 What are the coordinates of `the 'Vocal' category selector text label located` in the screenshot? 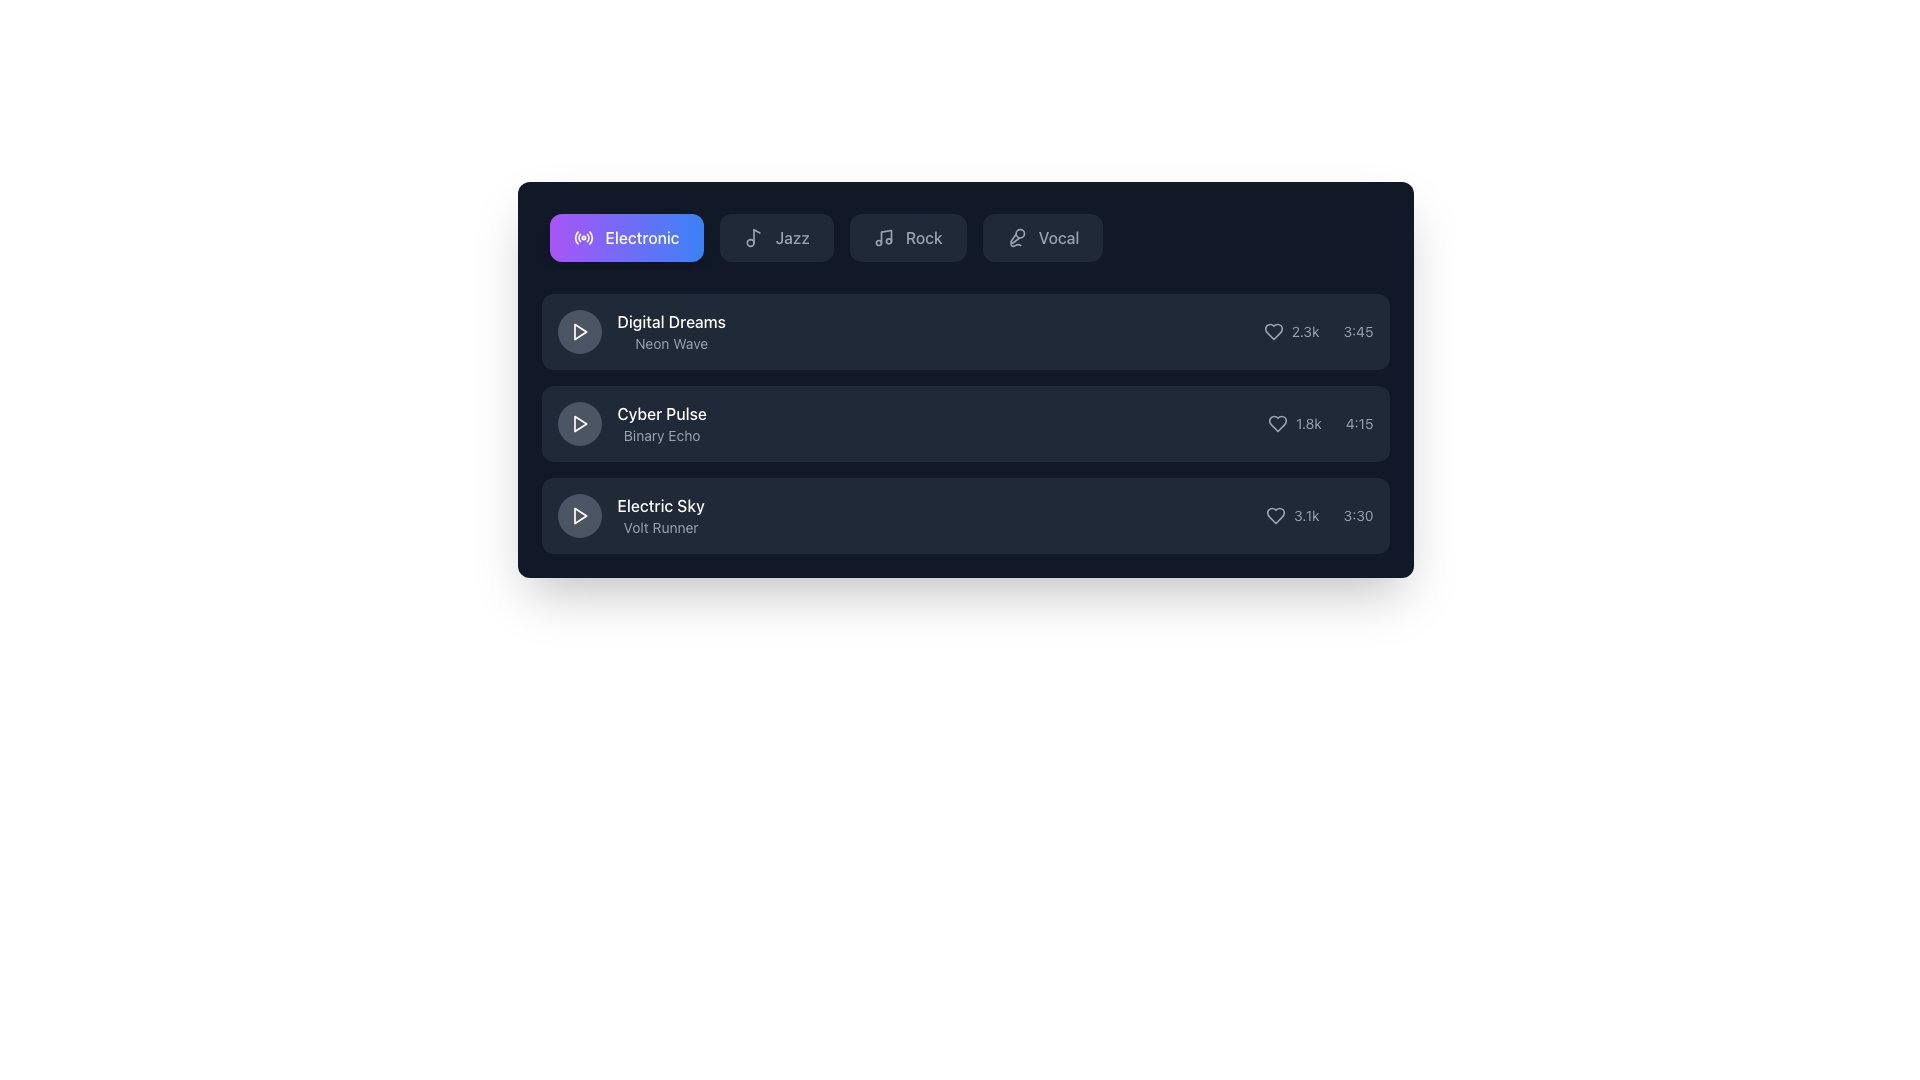 It's located at (1058, 237).